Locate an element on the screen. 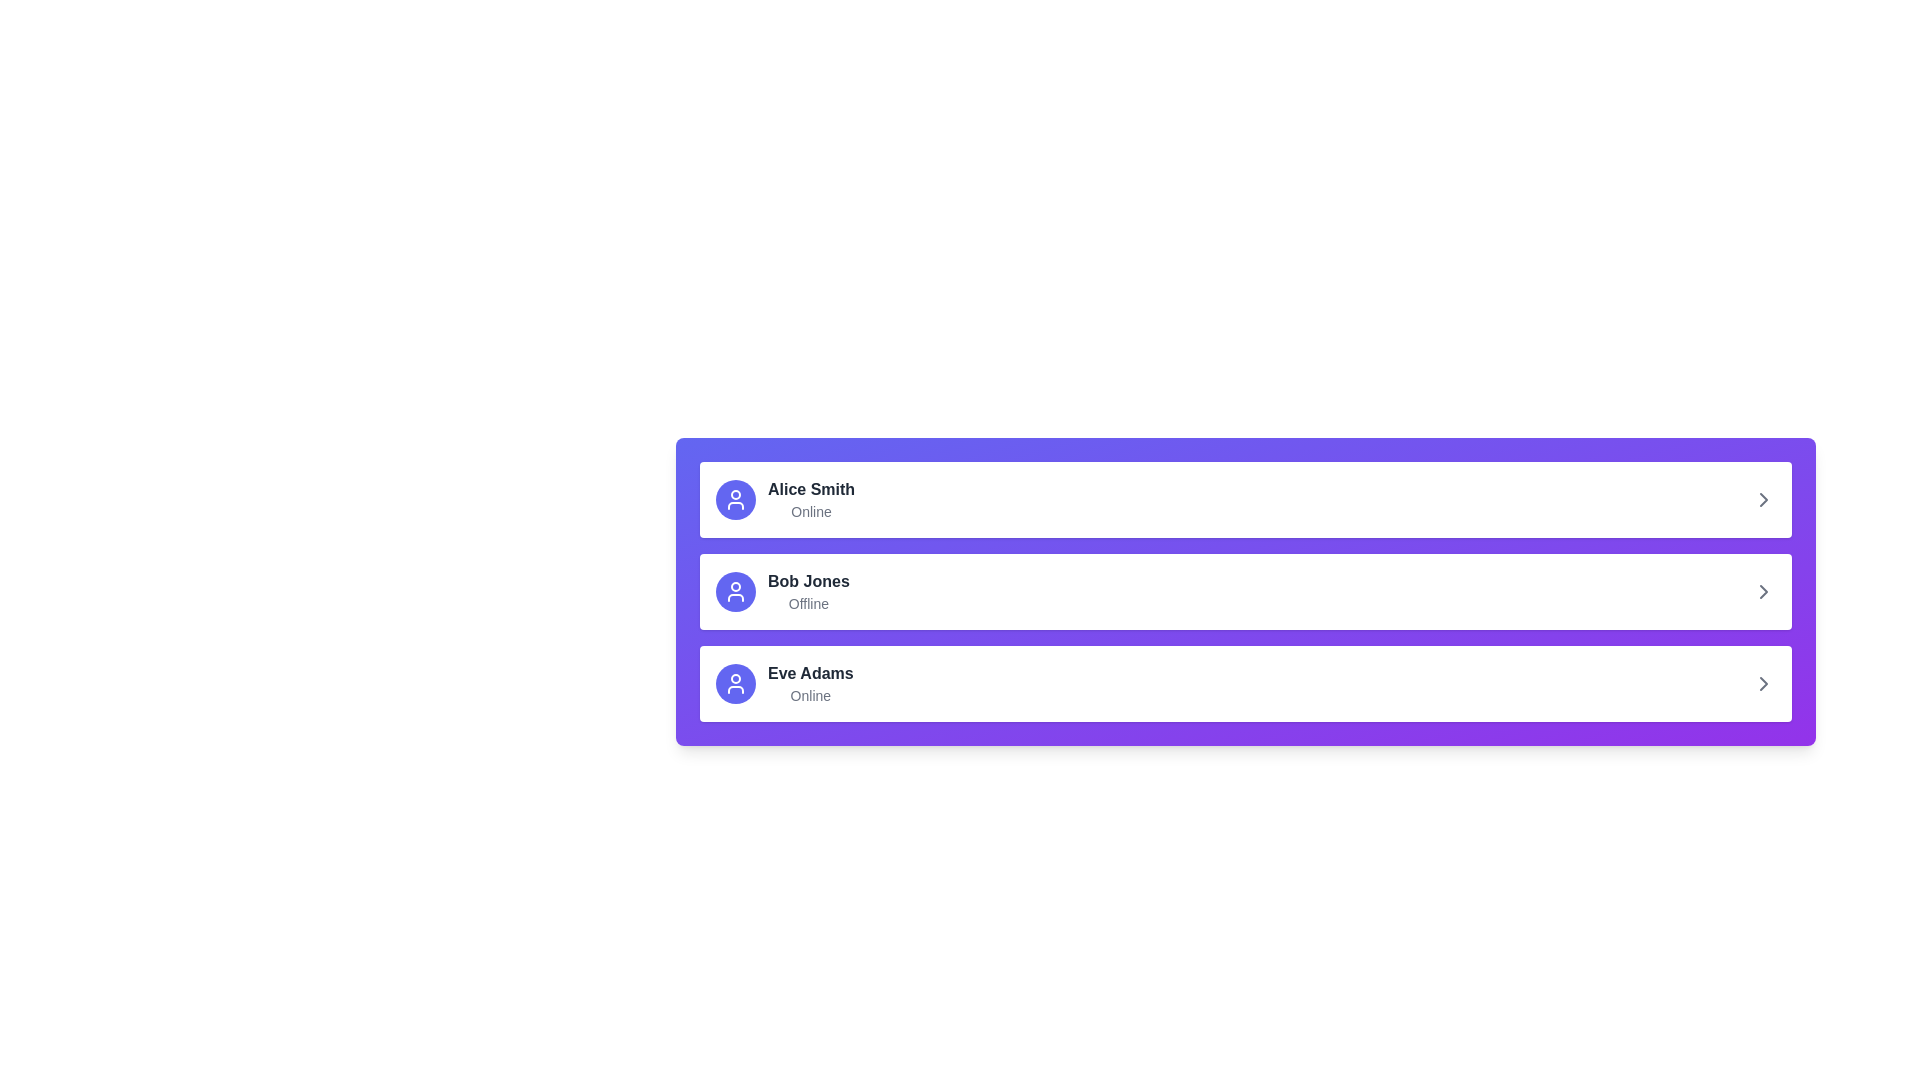 The width and height of the screenshot is (1920, 1080). the label displaying the individual's name, which is positioned at the top of the card in the third position of a vertical list is located at coordinates (810, 674).